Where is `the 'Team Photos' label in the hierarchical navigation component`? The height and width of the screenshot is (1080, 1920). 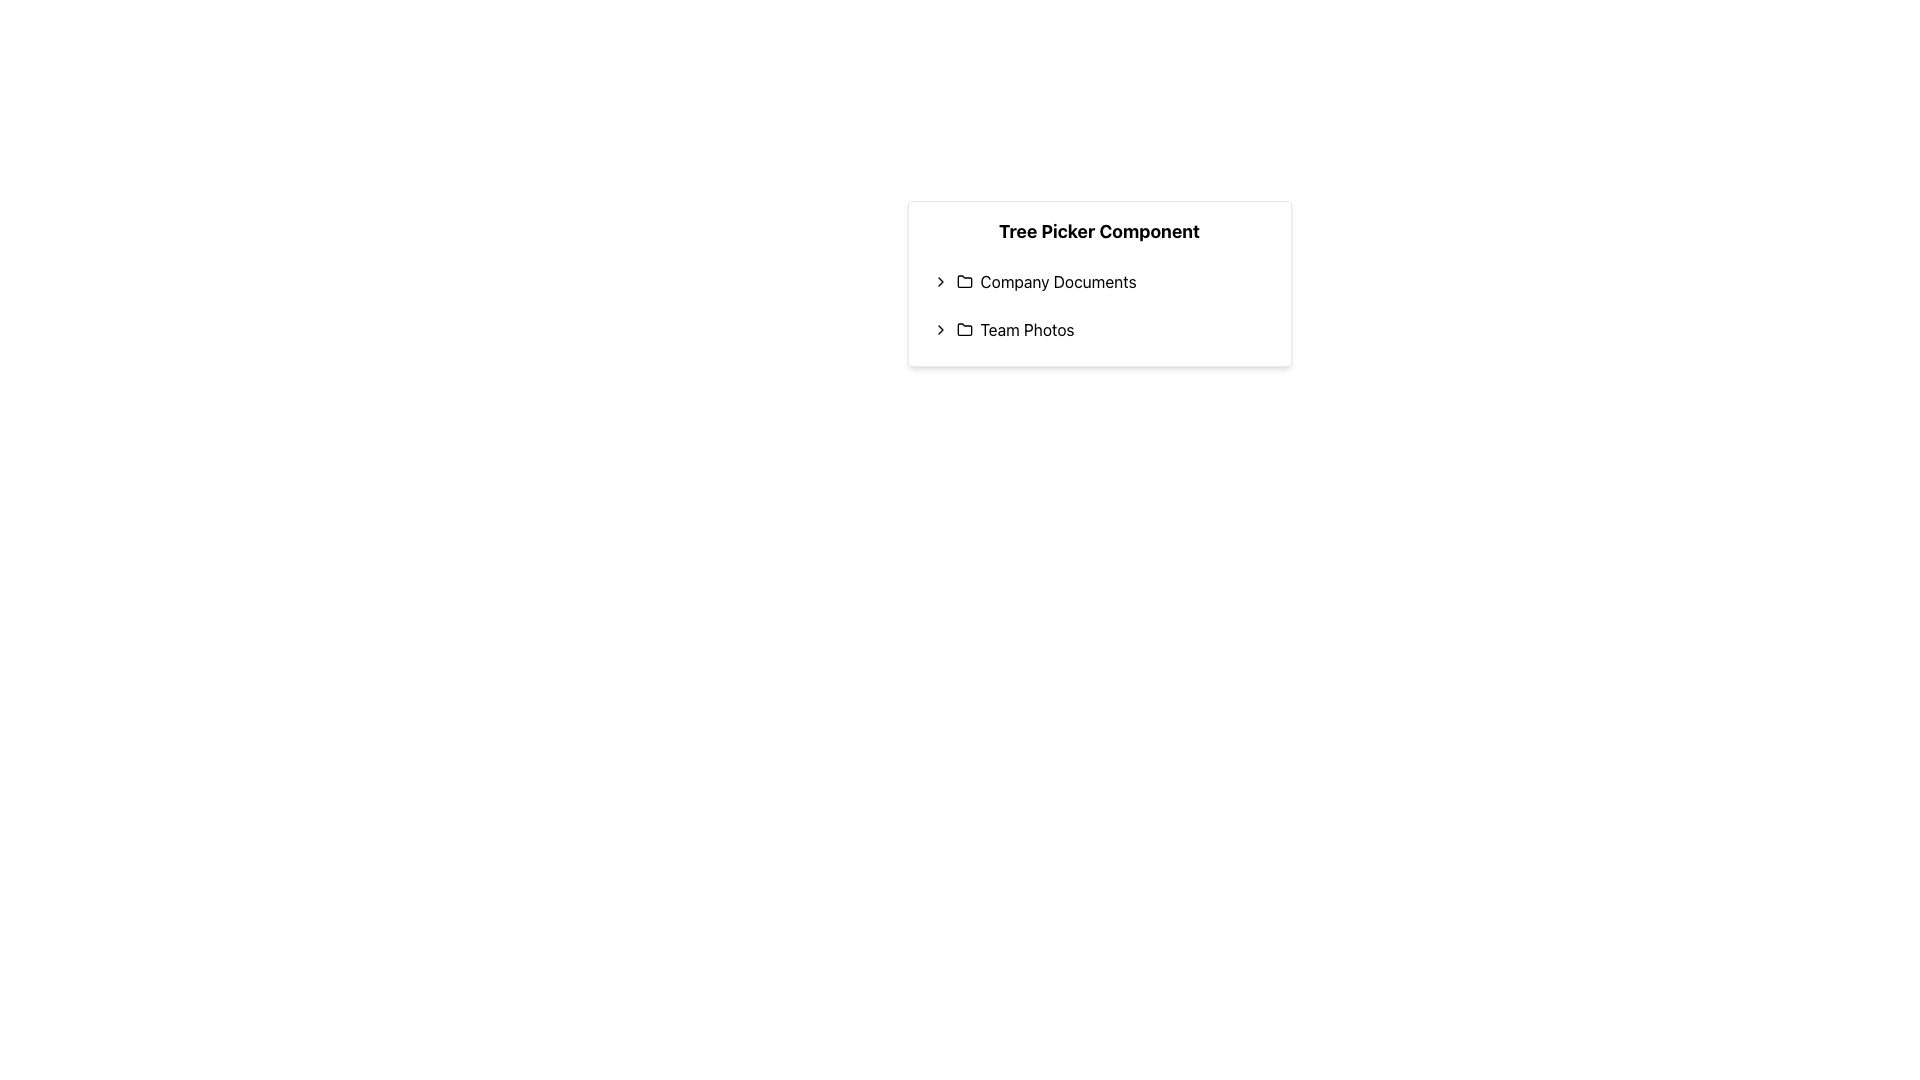
the 'Team Photos' label in the hierarchical navigation component is located at coordinates (1027, 329).